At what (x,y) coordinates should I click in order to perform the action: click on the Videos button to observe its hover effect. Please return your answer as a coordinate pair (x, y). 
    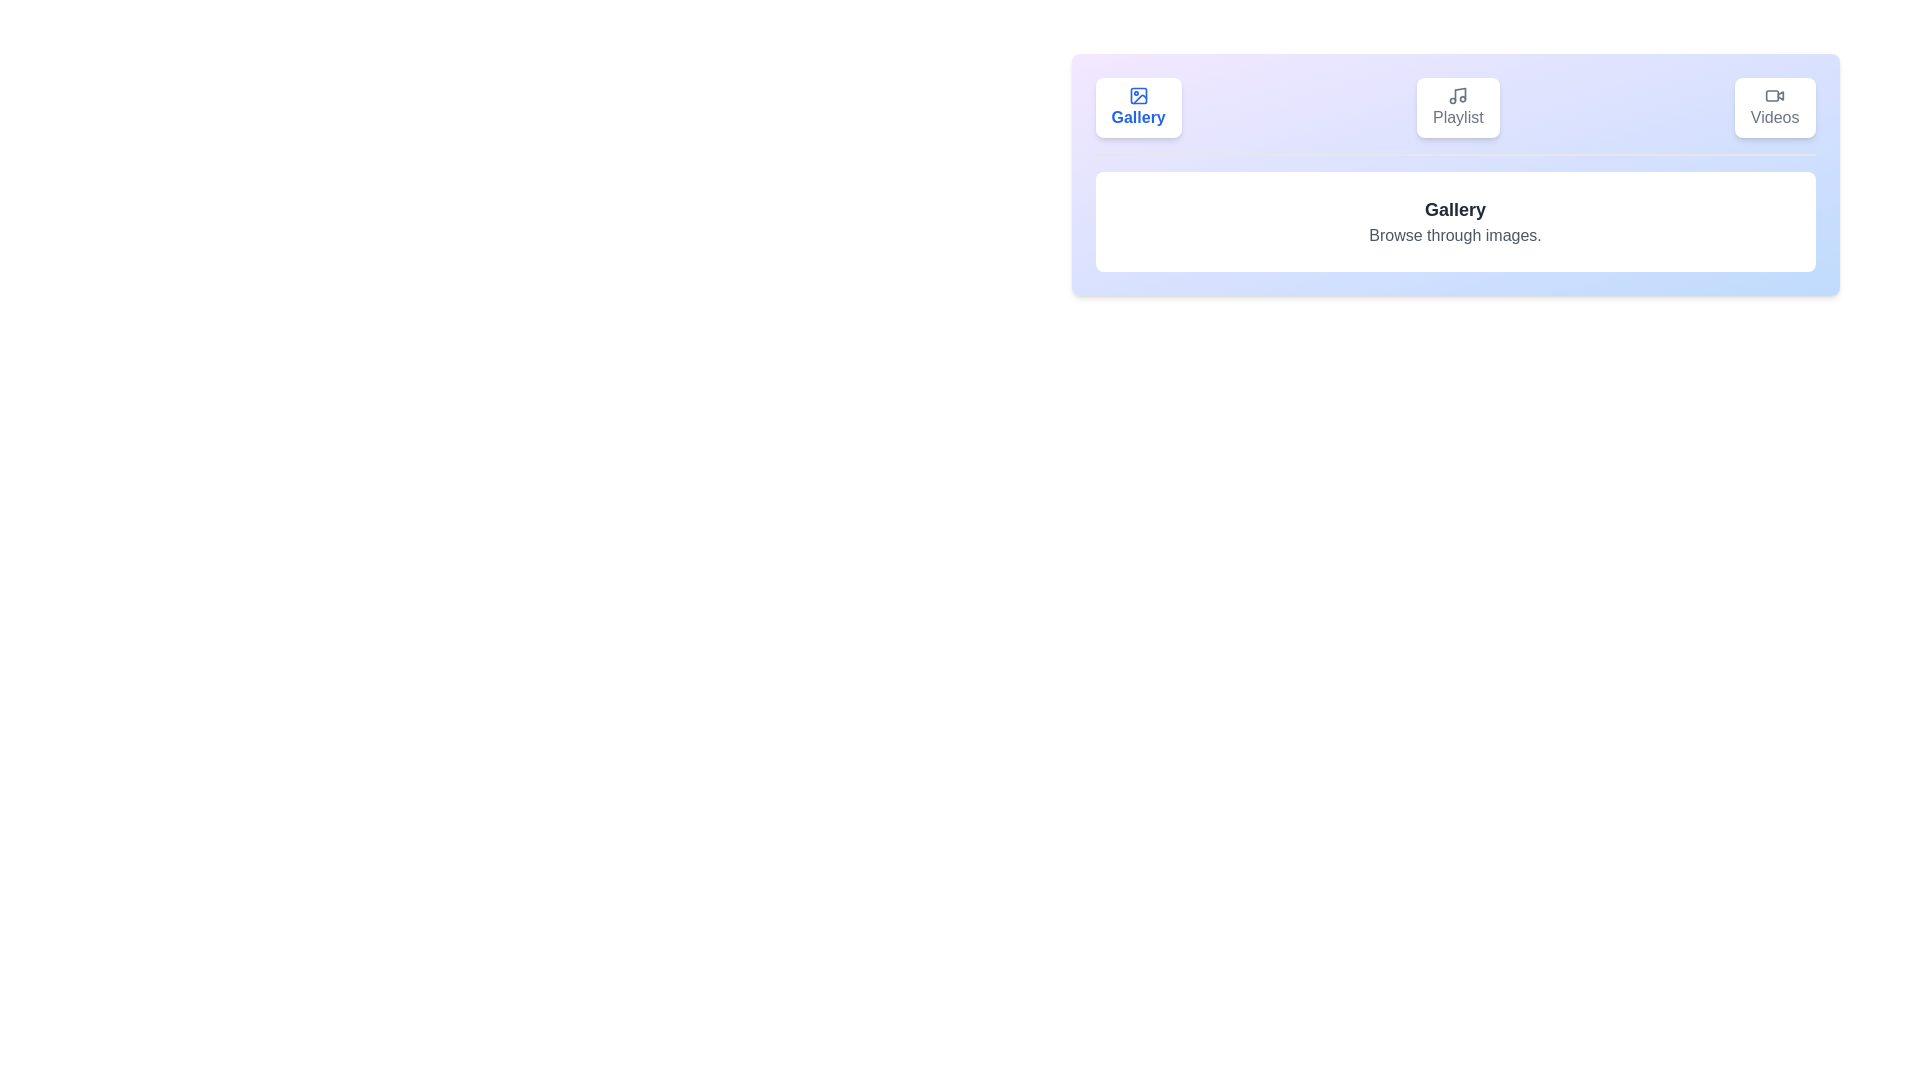
    Looking at the image, I should click on (1775, 108).